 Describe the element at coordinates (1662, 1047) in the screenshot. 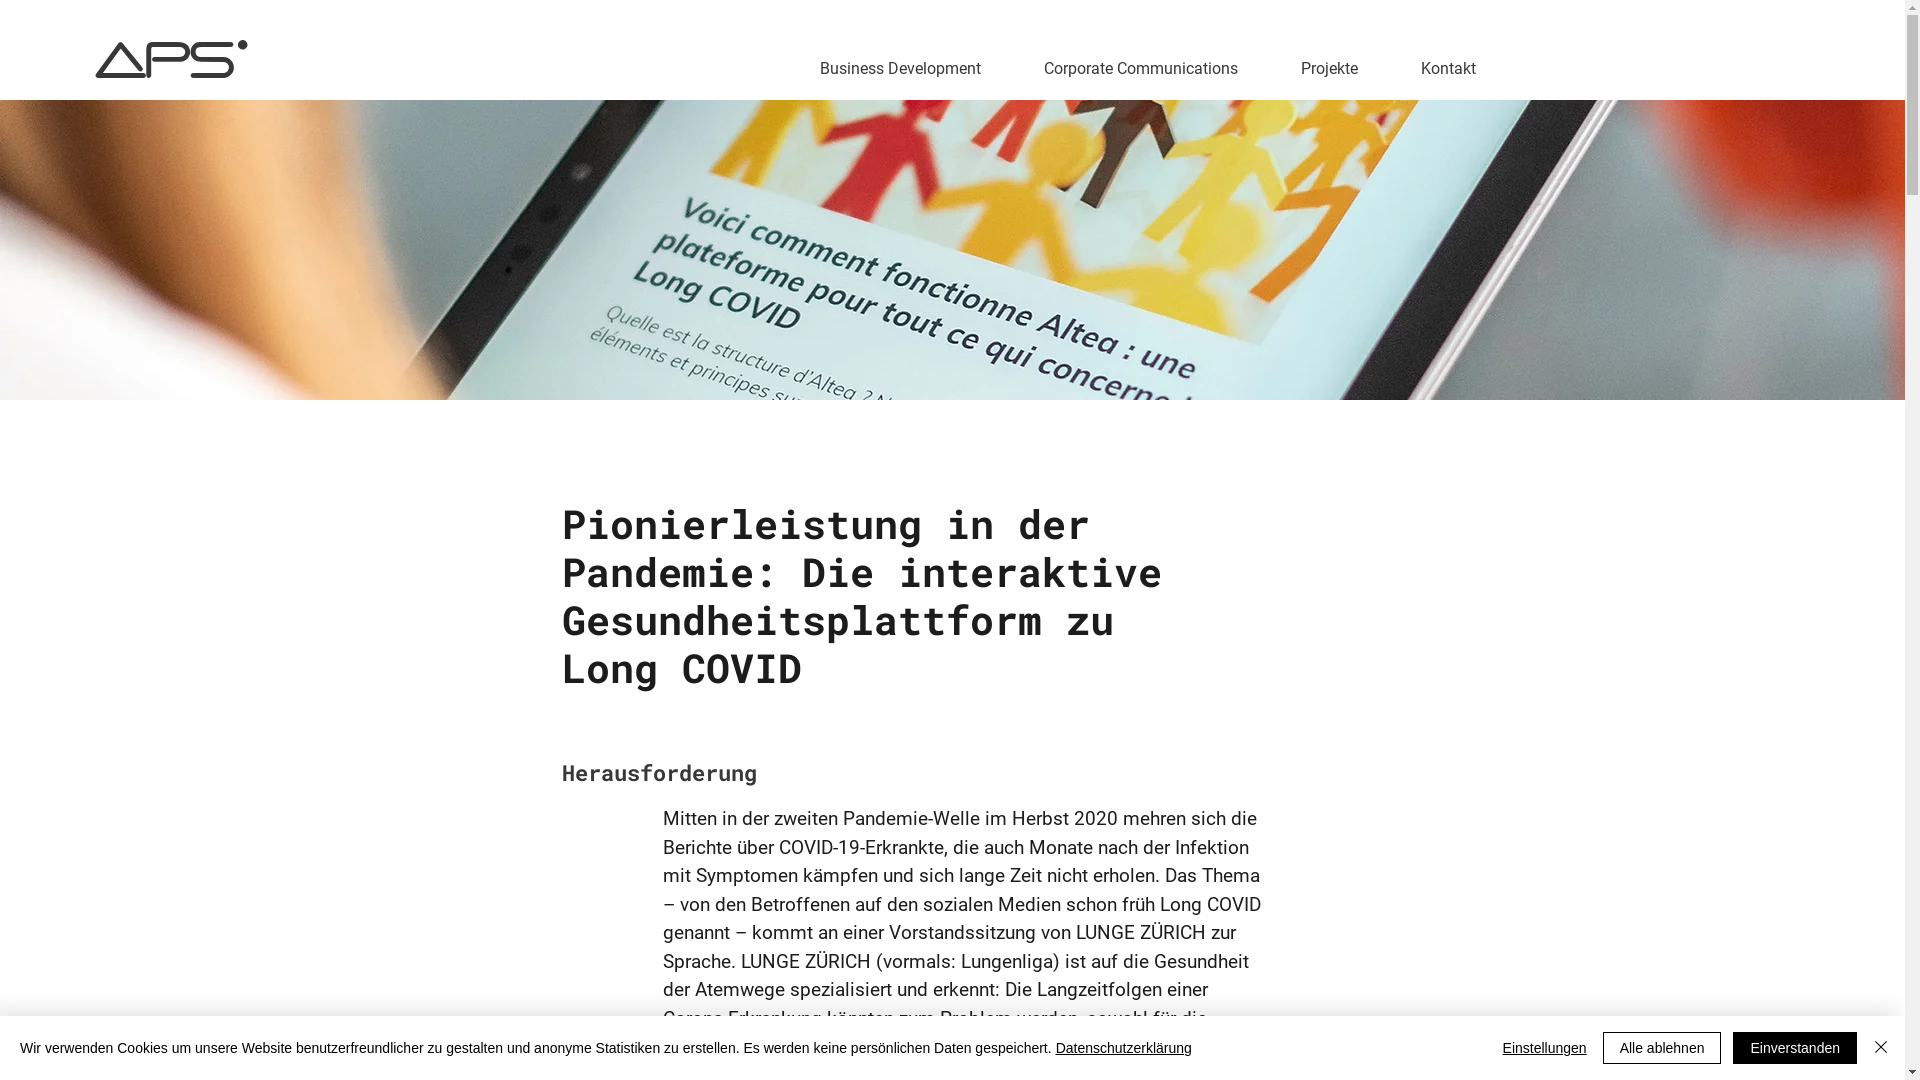

I see `'Alle ablehnen'` at that location.